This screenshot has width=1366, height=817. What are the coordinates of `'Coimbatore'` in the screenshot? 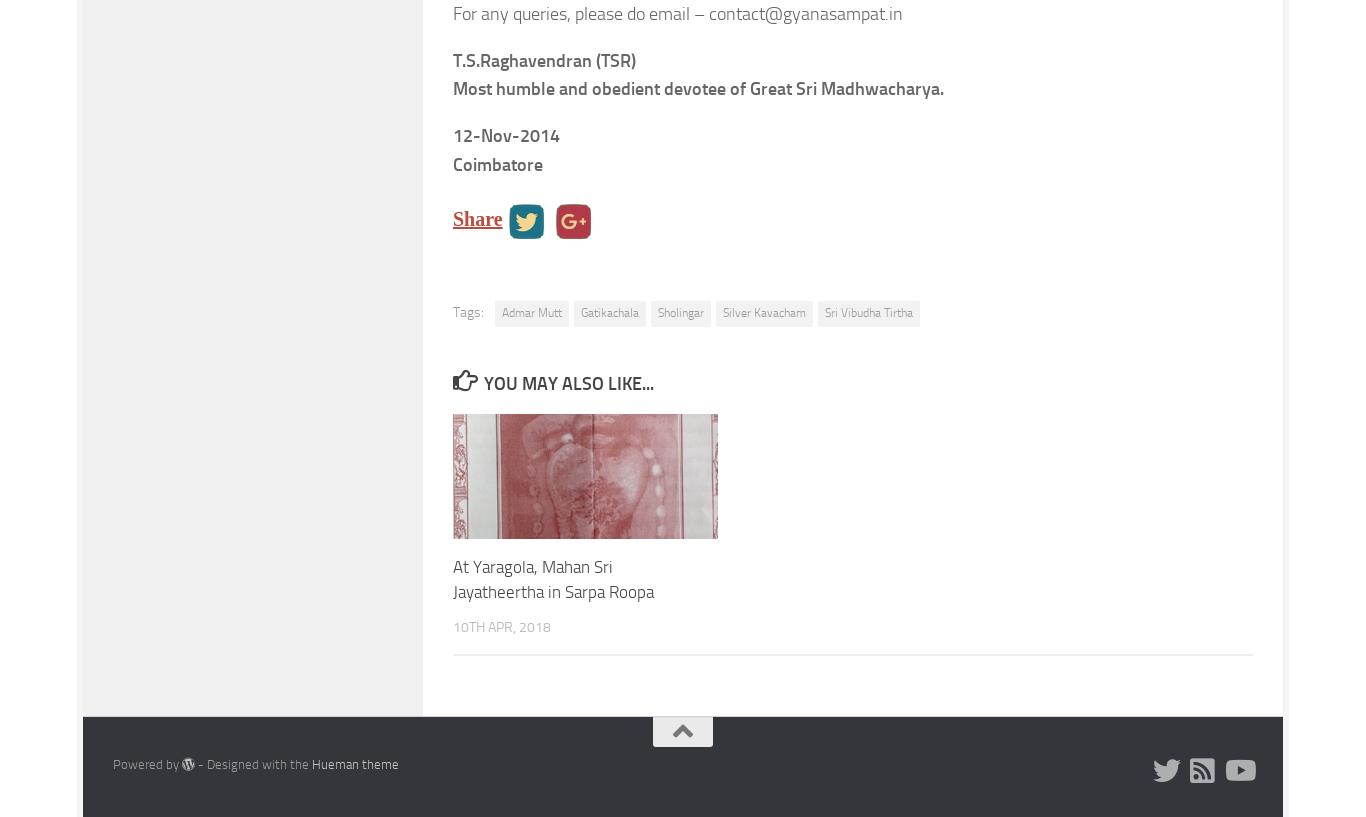 It's located at (498, 163).